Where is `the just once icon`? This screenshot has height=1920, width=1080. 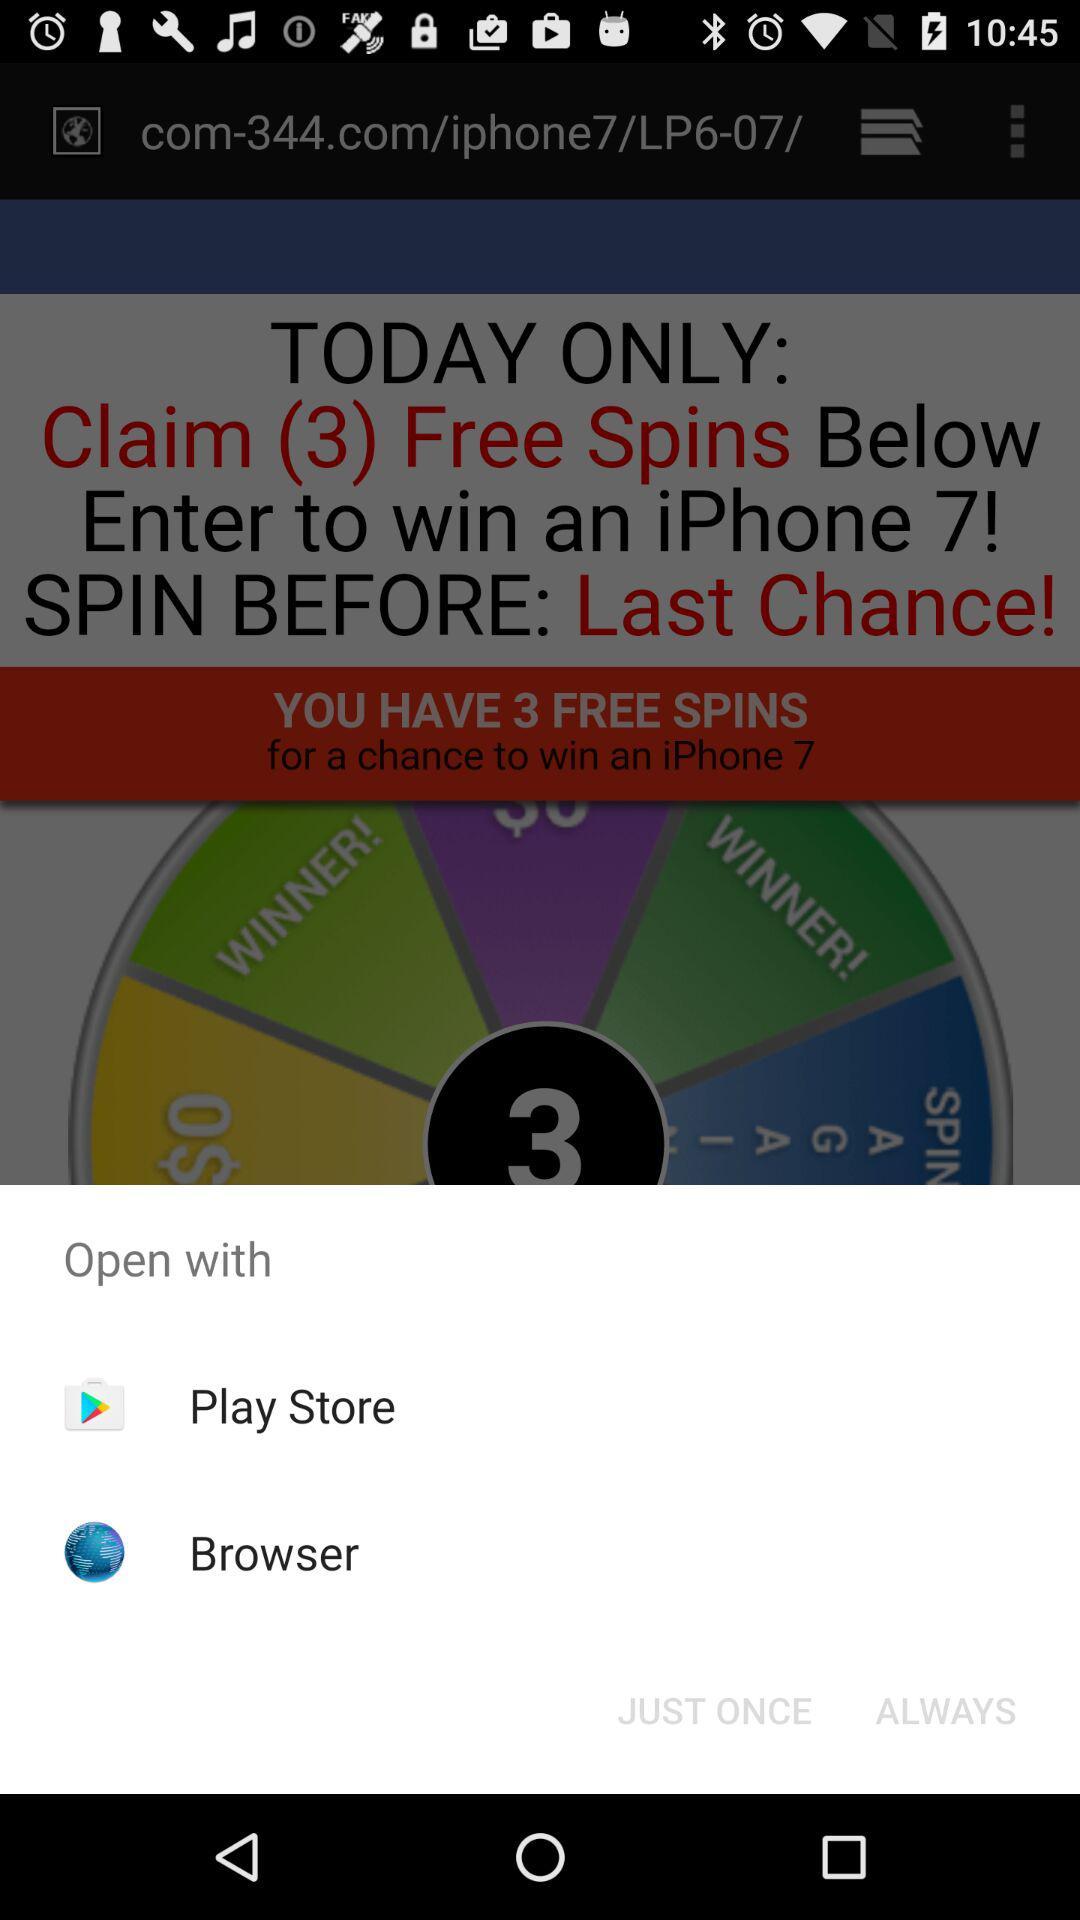 the just once icon is located at coordinates (713, 1708).